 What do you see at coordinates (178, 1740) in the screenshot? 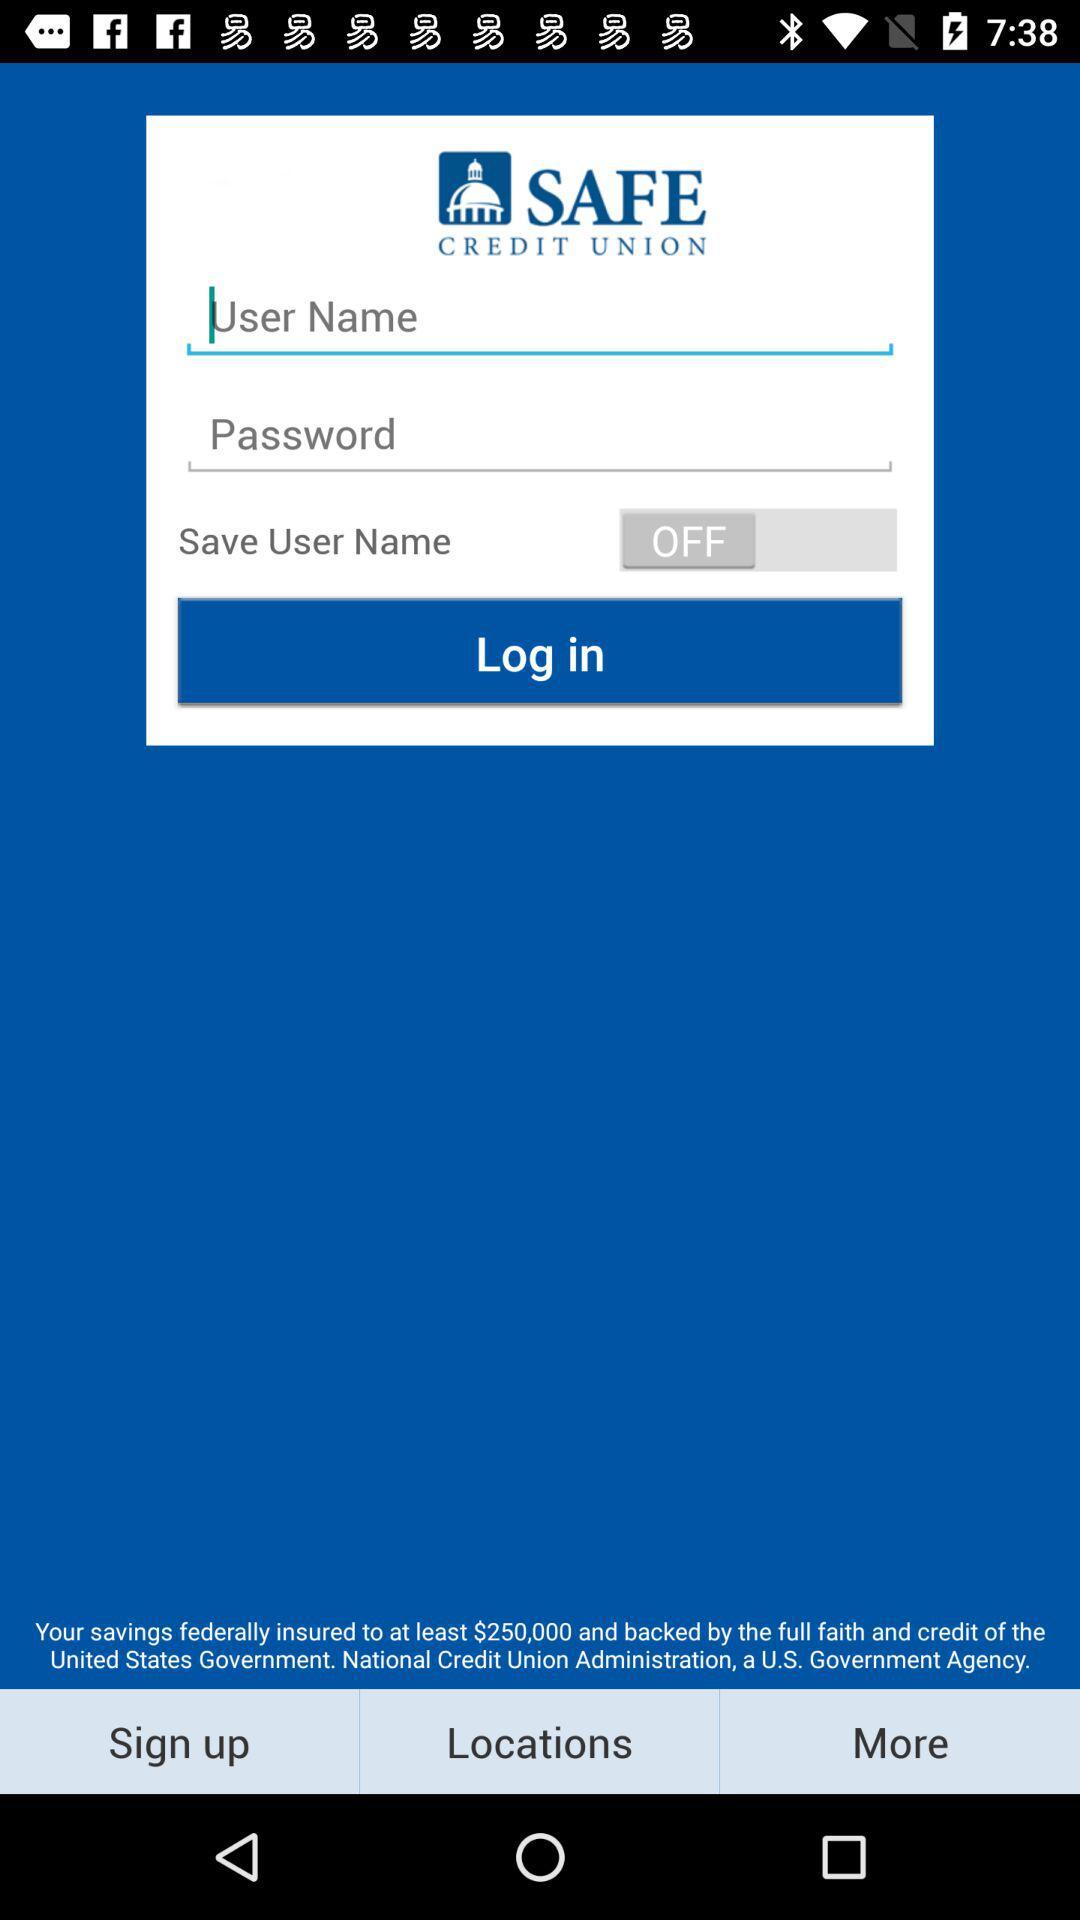
I see `sign up item` at bounding box center [178, 1740].